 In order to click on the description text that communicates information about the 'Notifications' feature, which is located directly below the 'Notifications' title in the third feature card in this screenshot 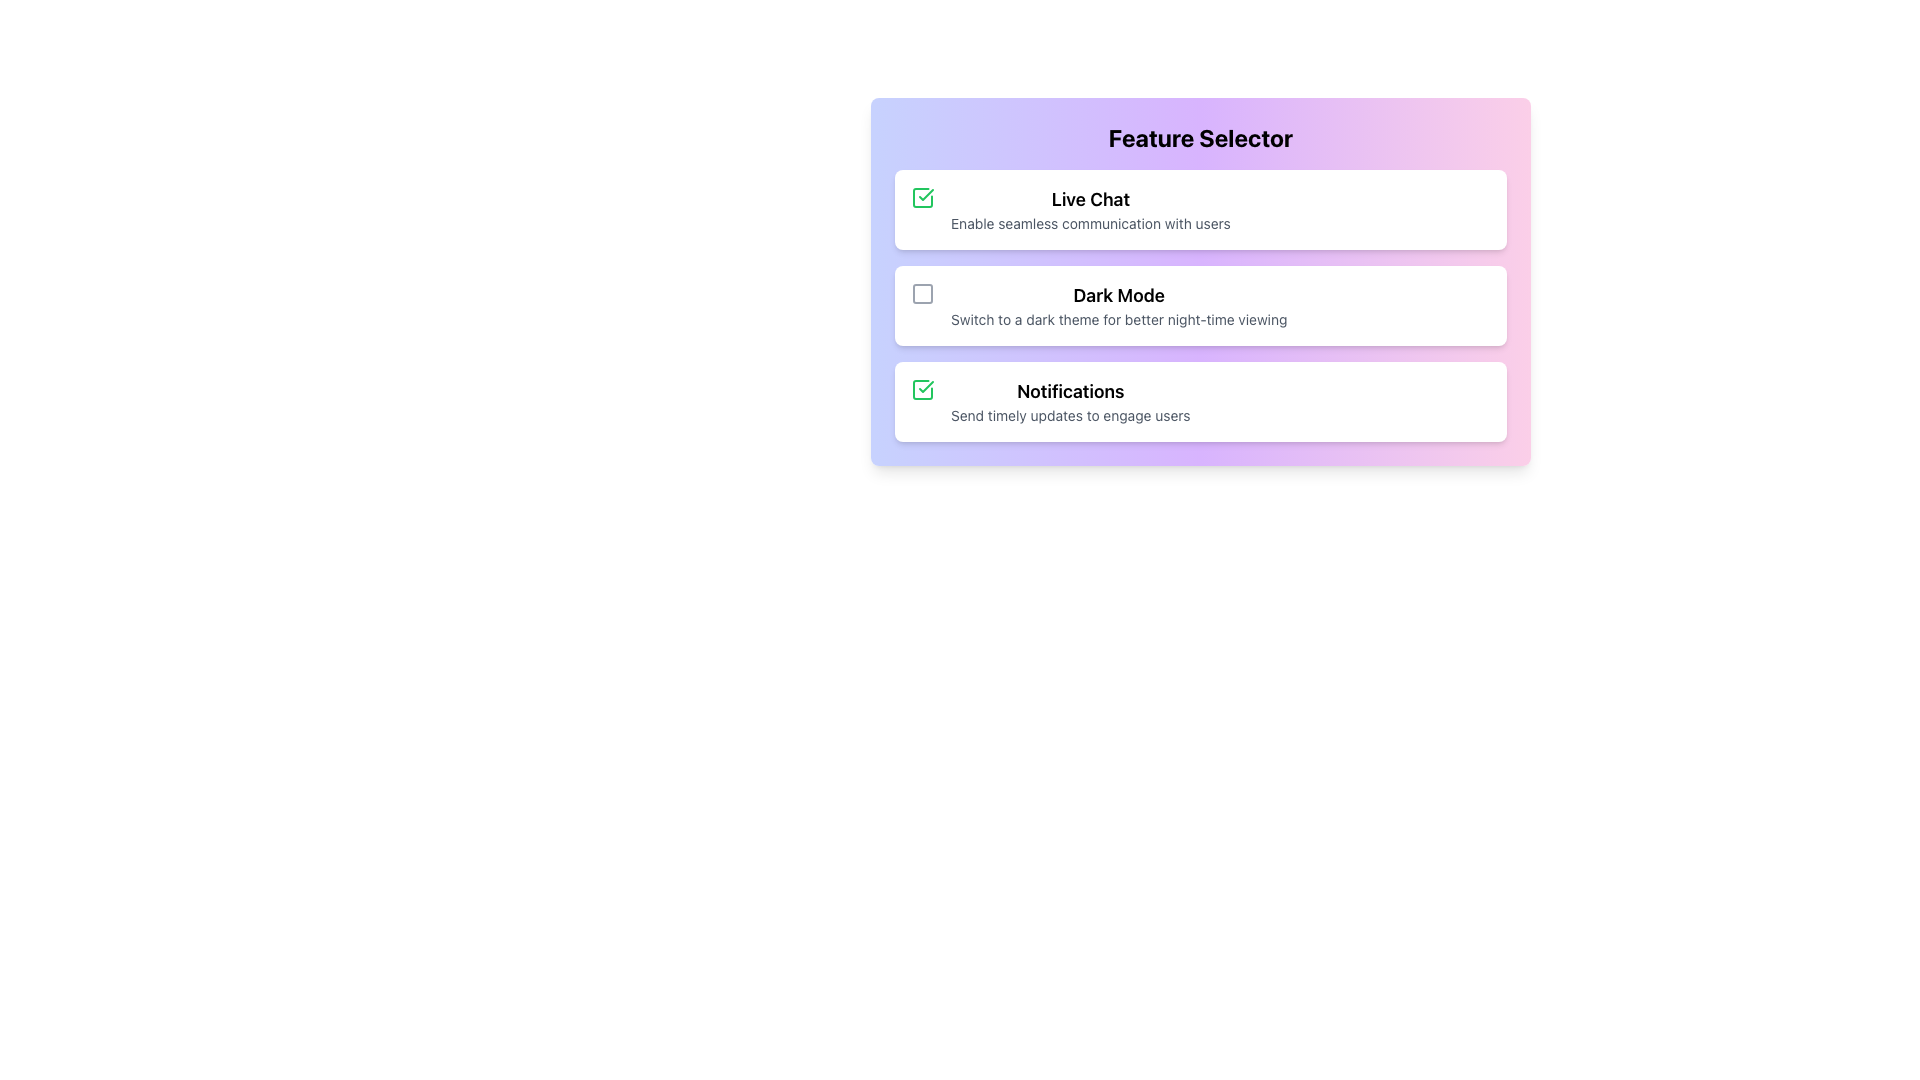, I will do `click(1069, 415)`.